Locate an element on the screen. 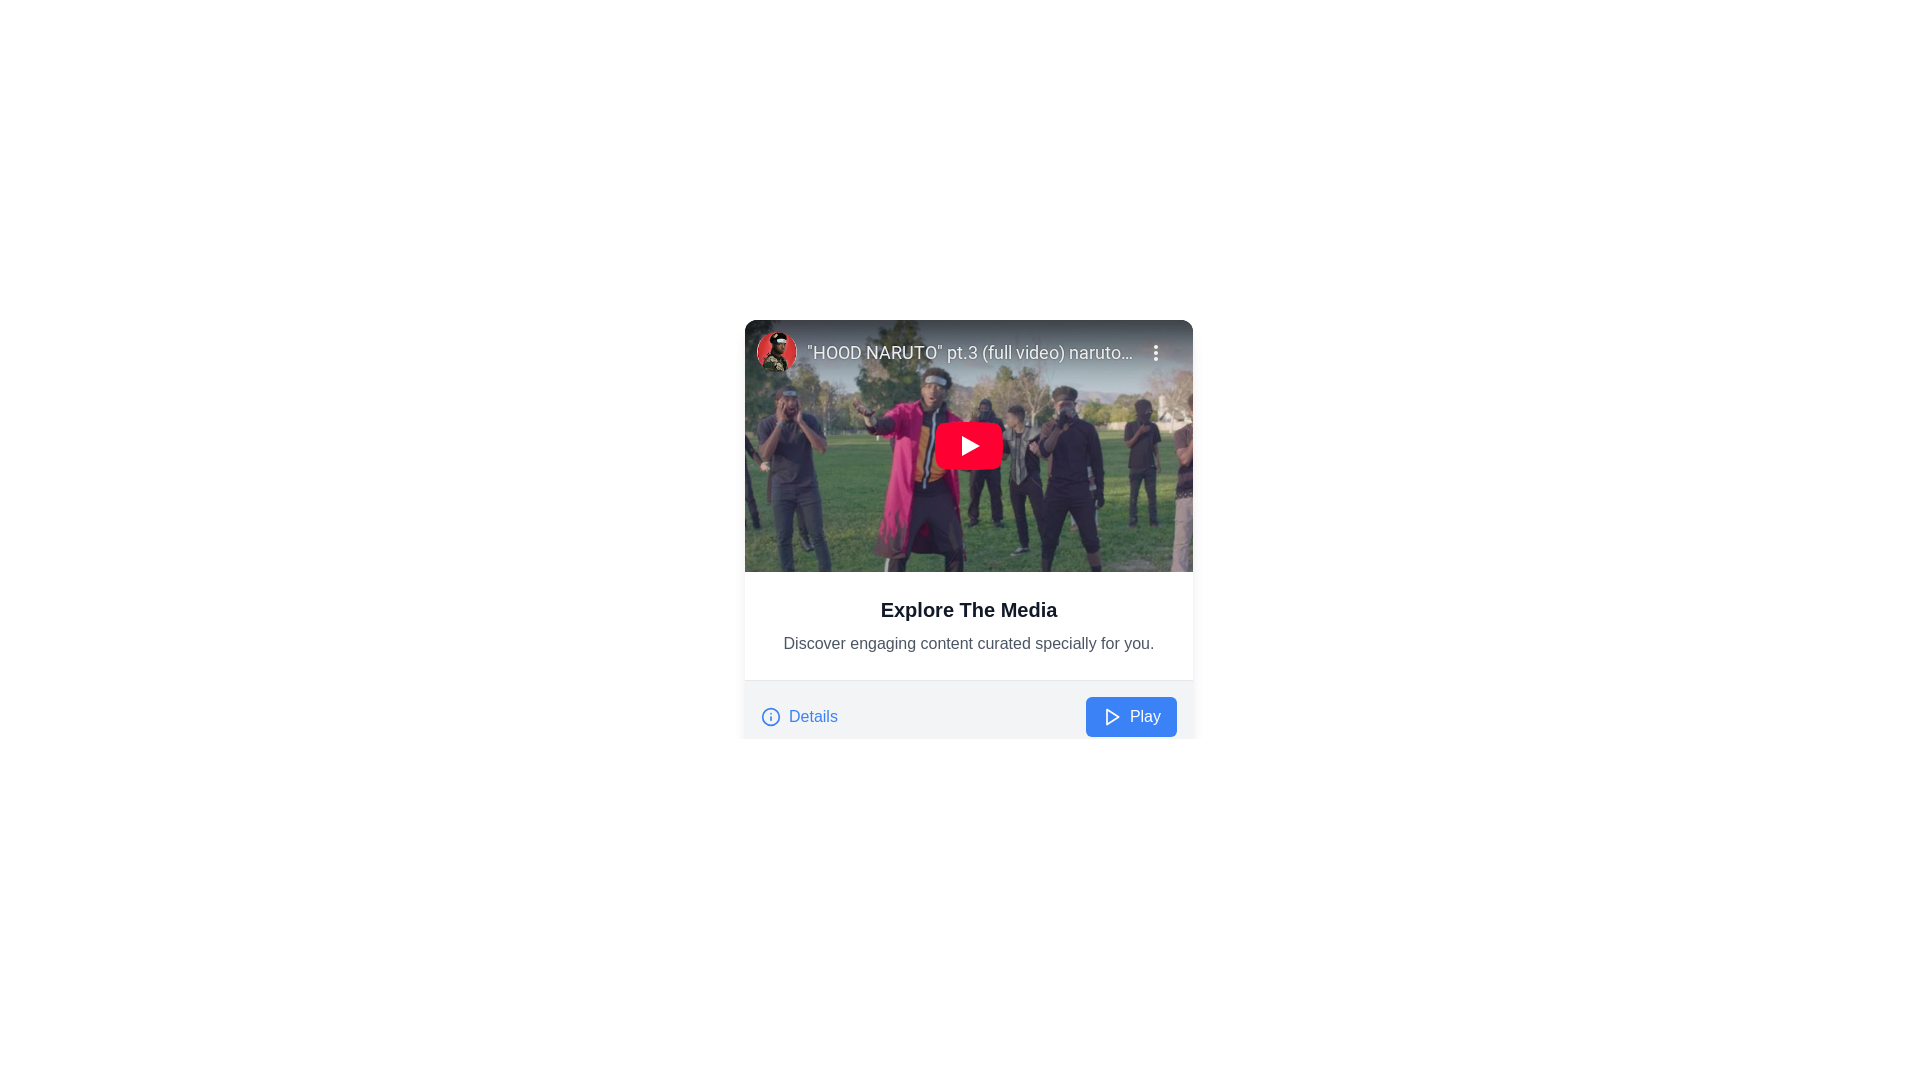 This screenshot has height=1080, width=1920. the circular information icon with a blue outline and white background located to the left of the text 'Details' is located at coordinates (770, 716).